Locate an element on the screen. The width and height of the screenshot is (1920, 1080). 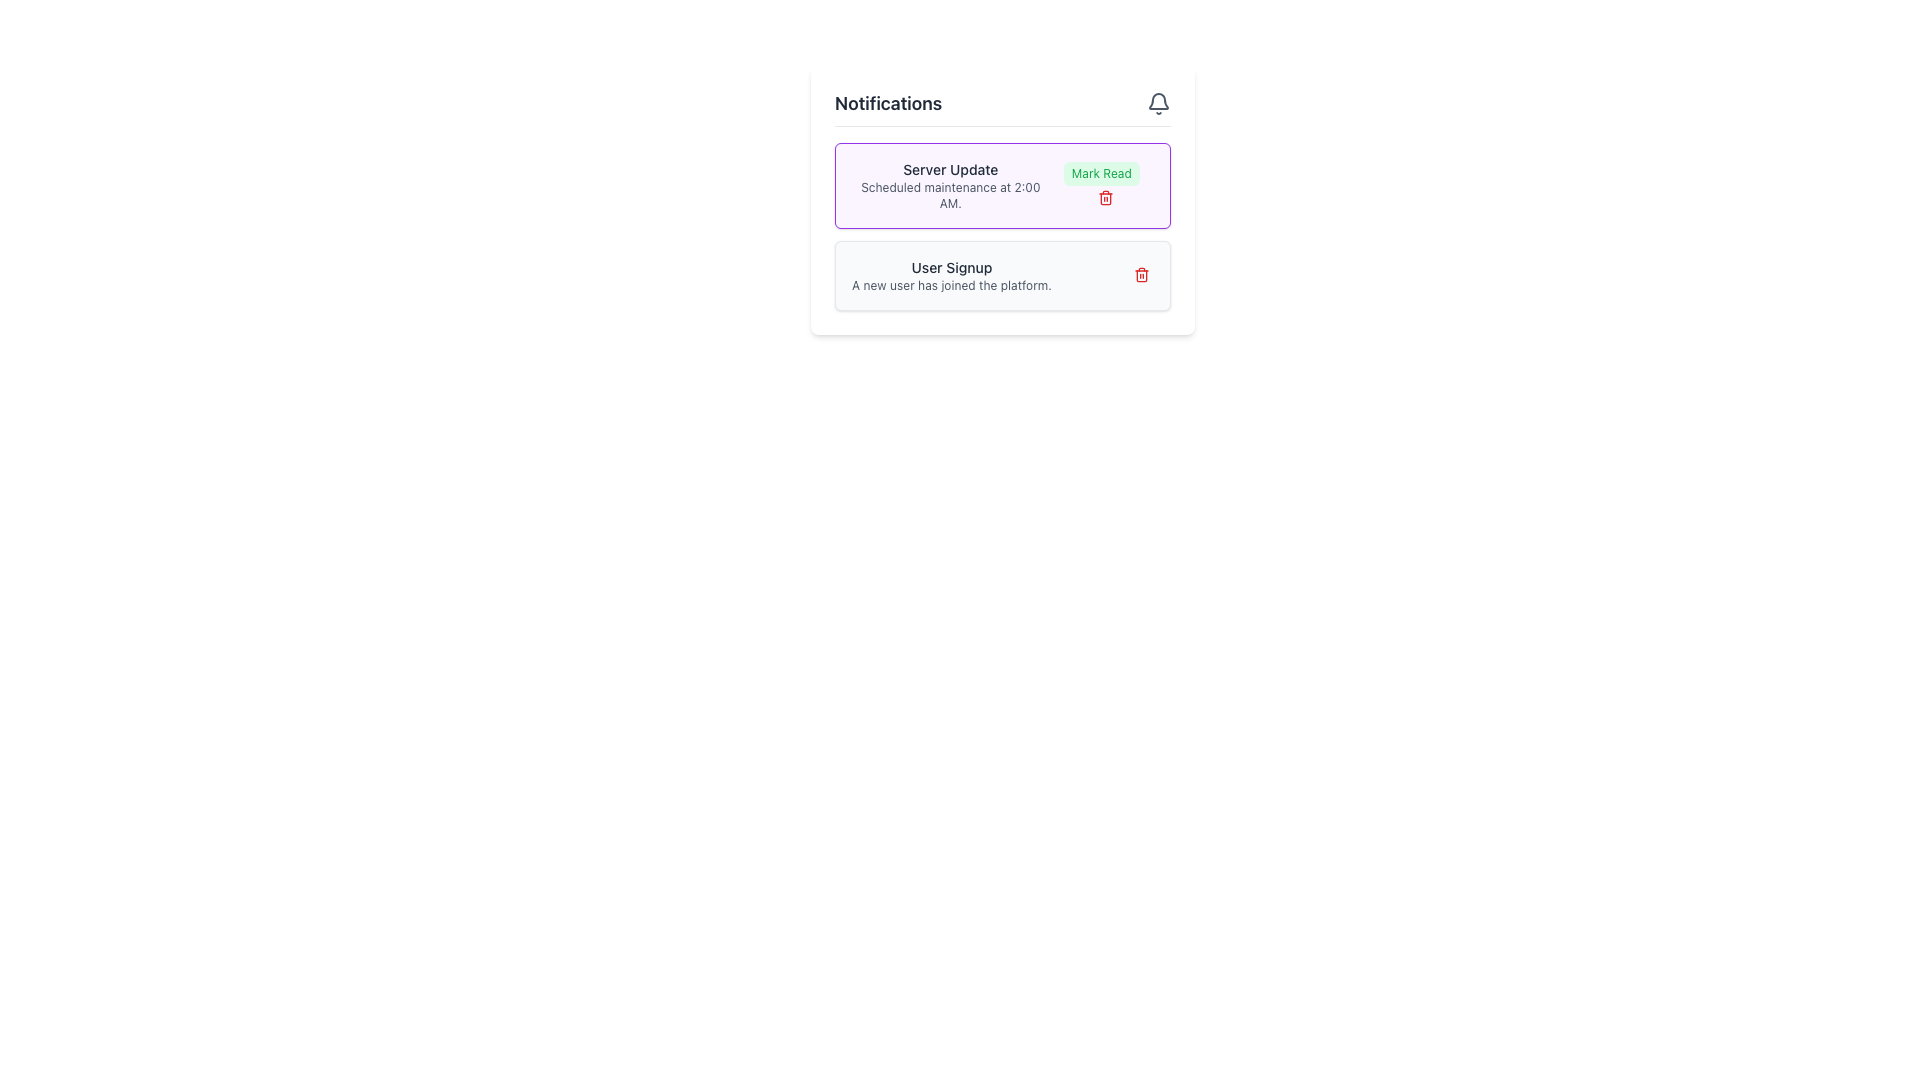
the delete icon button located at the top right corner of the 'Server Update' notification is located at coordinates (1104, 199).